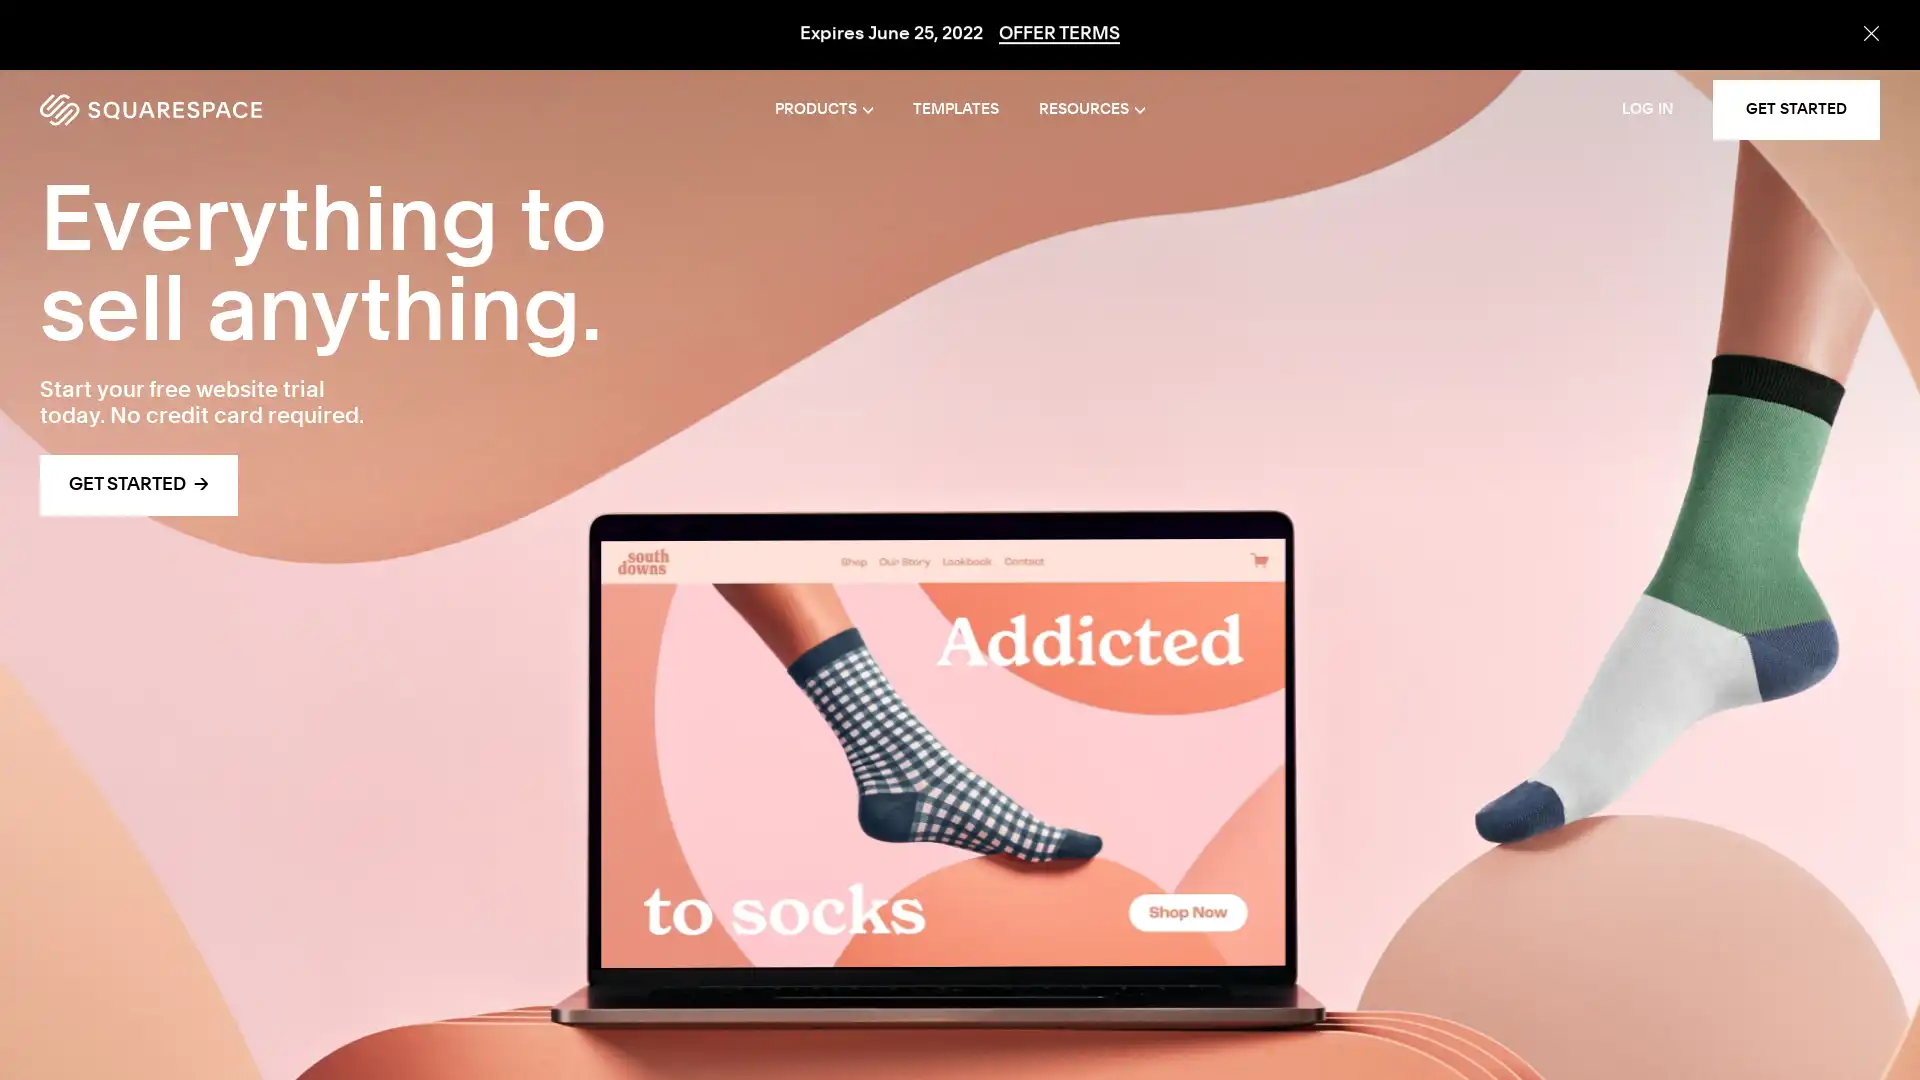 This screenshot has width=1920, height=1080. I want to click on Products dropdown menu, so click(824, 110).